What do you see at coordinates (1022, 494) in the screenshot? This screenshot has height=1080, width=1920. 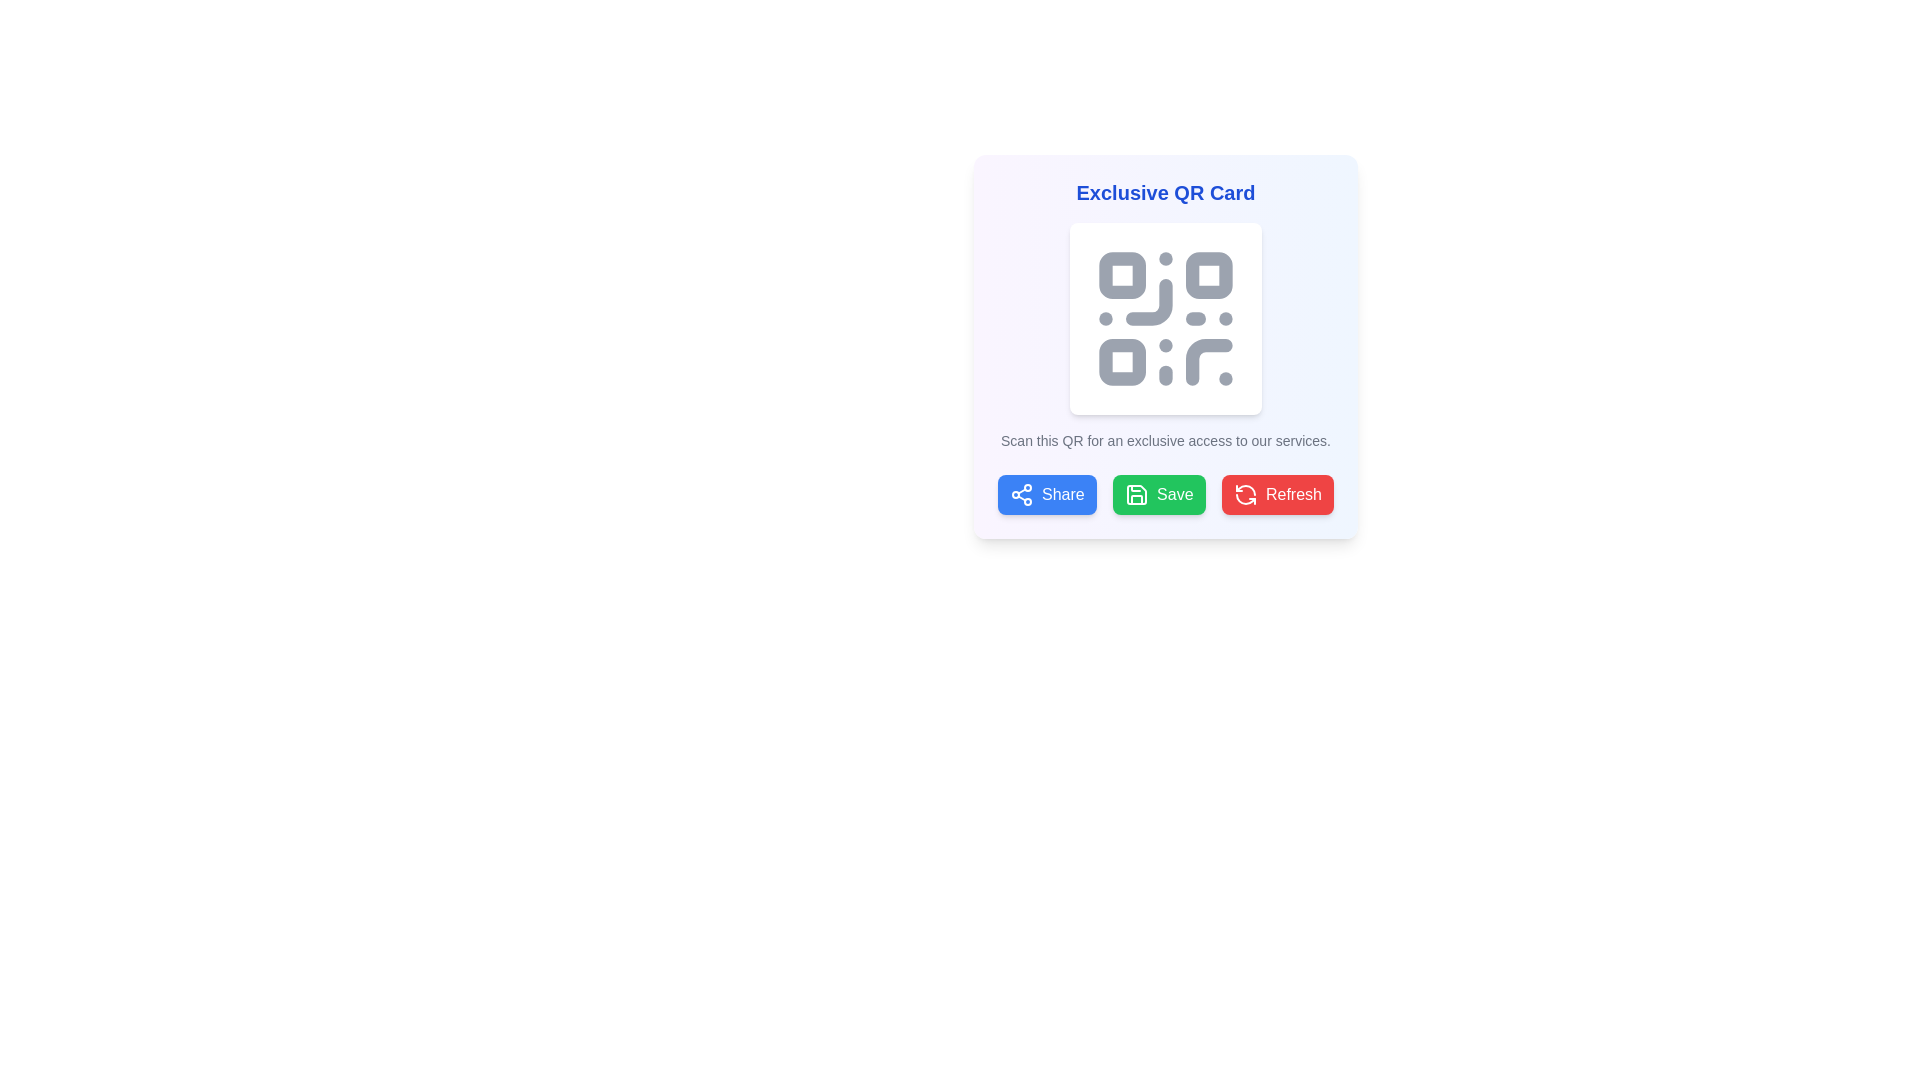 I see `the share icon, which resembles a share symbol with three dots connected by lines, located to the left of the Share text within the Share button at the bottom of the panel containing the QR code` at bounding box center [1022, 494].